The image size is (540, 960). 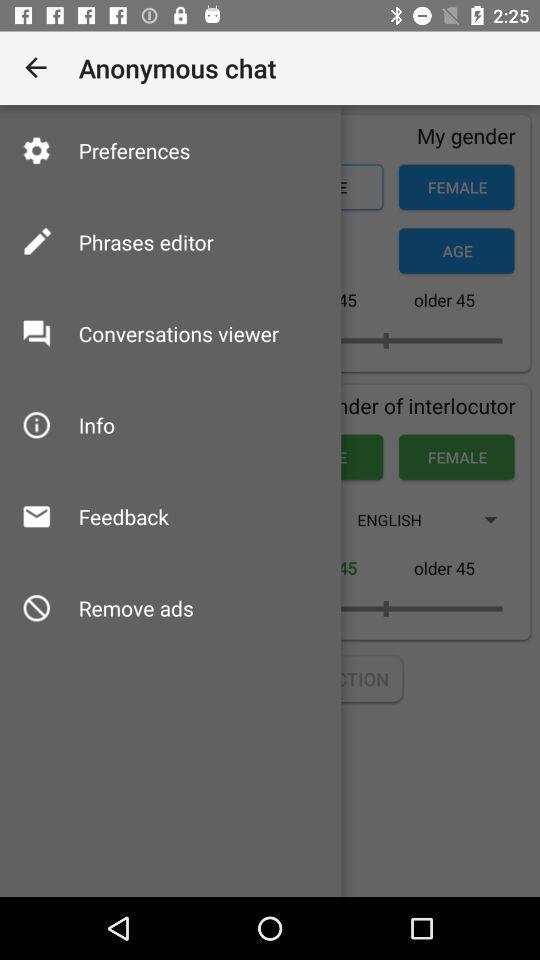 I want to click on icon next to english item, so click(x=123, y=515).